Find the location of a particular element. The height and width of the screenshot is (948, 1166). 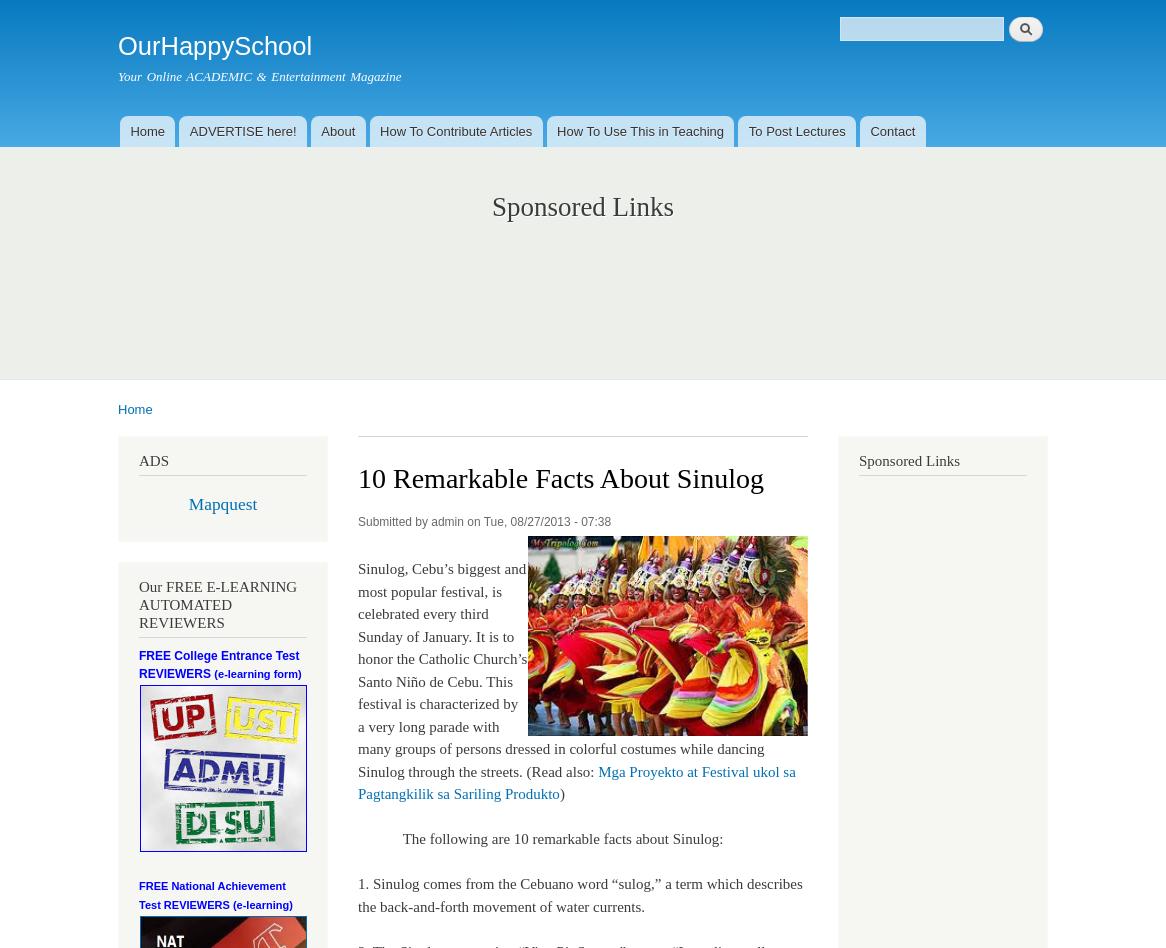

'10 Remarkable Facts About Sinulog' is located at coordinates (559, 477).